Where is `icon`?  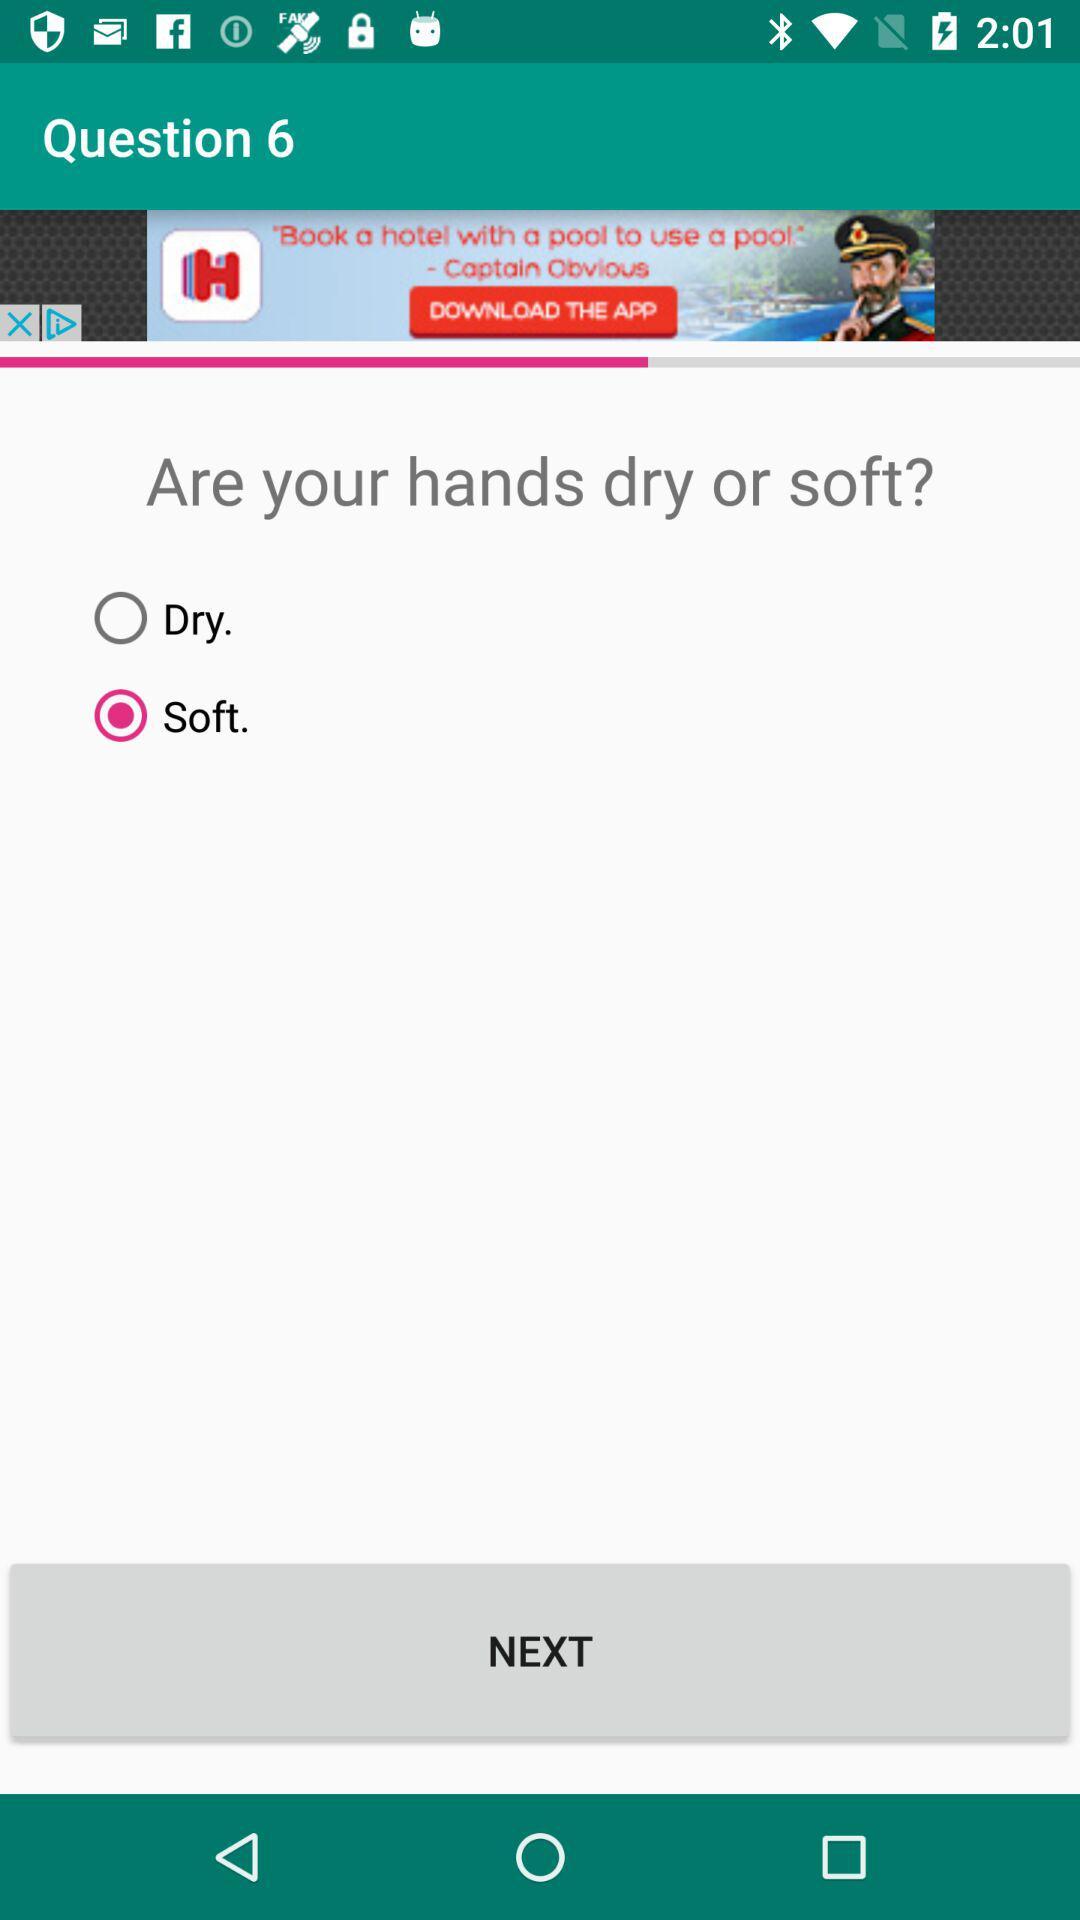 icon is located at coordinates (540, 274).